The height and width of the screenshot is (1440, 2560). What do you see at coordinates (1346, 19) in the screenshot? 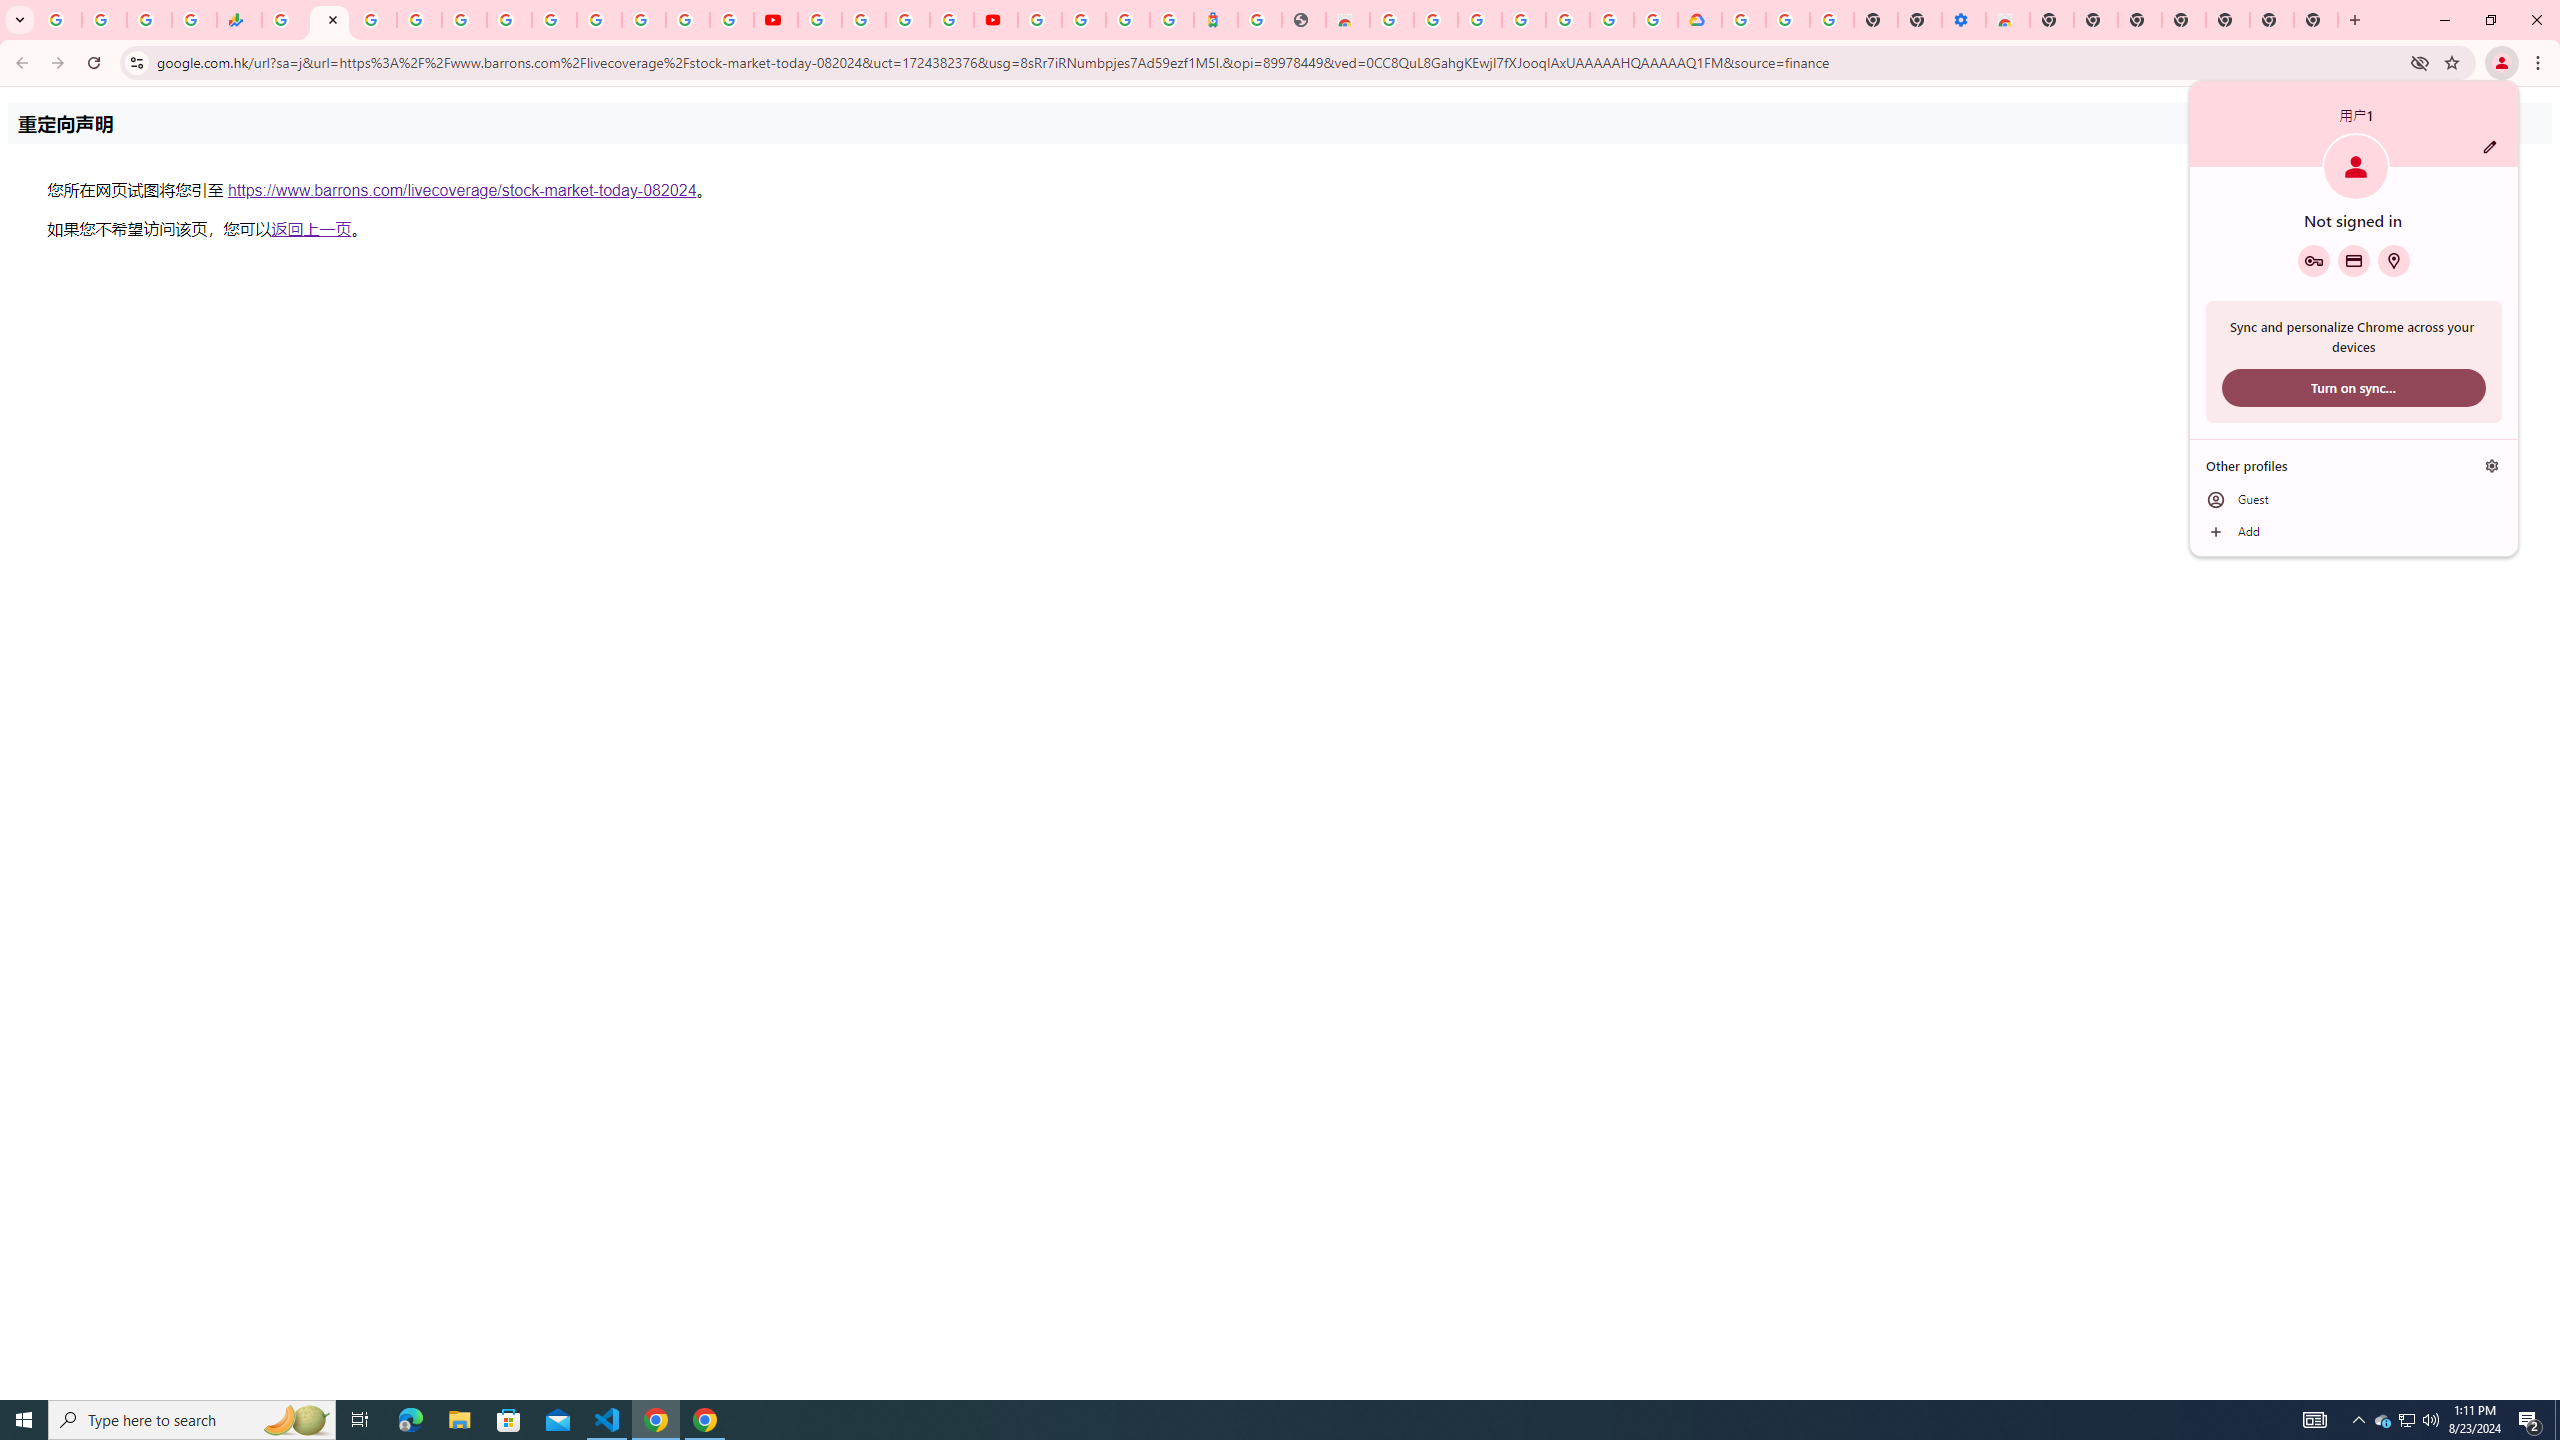
I see `'Chrome Web Store - Household'` at bounding box center [1346, 19].